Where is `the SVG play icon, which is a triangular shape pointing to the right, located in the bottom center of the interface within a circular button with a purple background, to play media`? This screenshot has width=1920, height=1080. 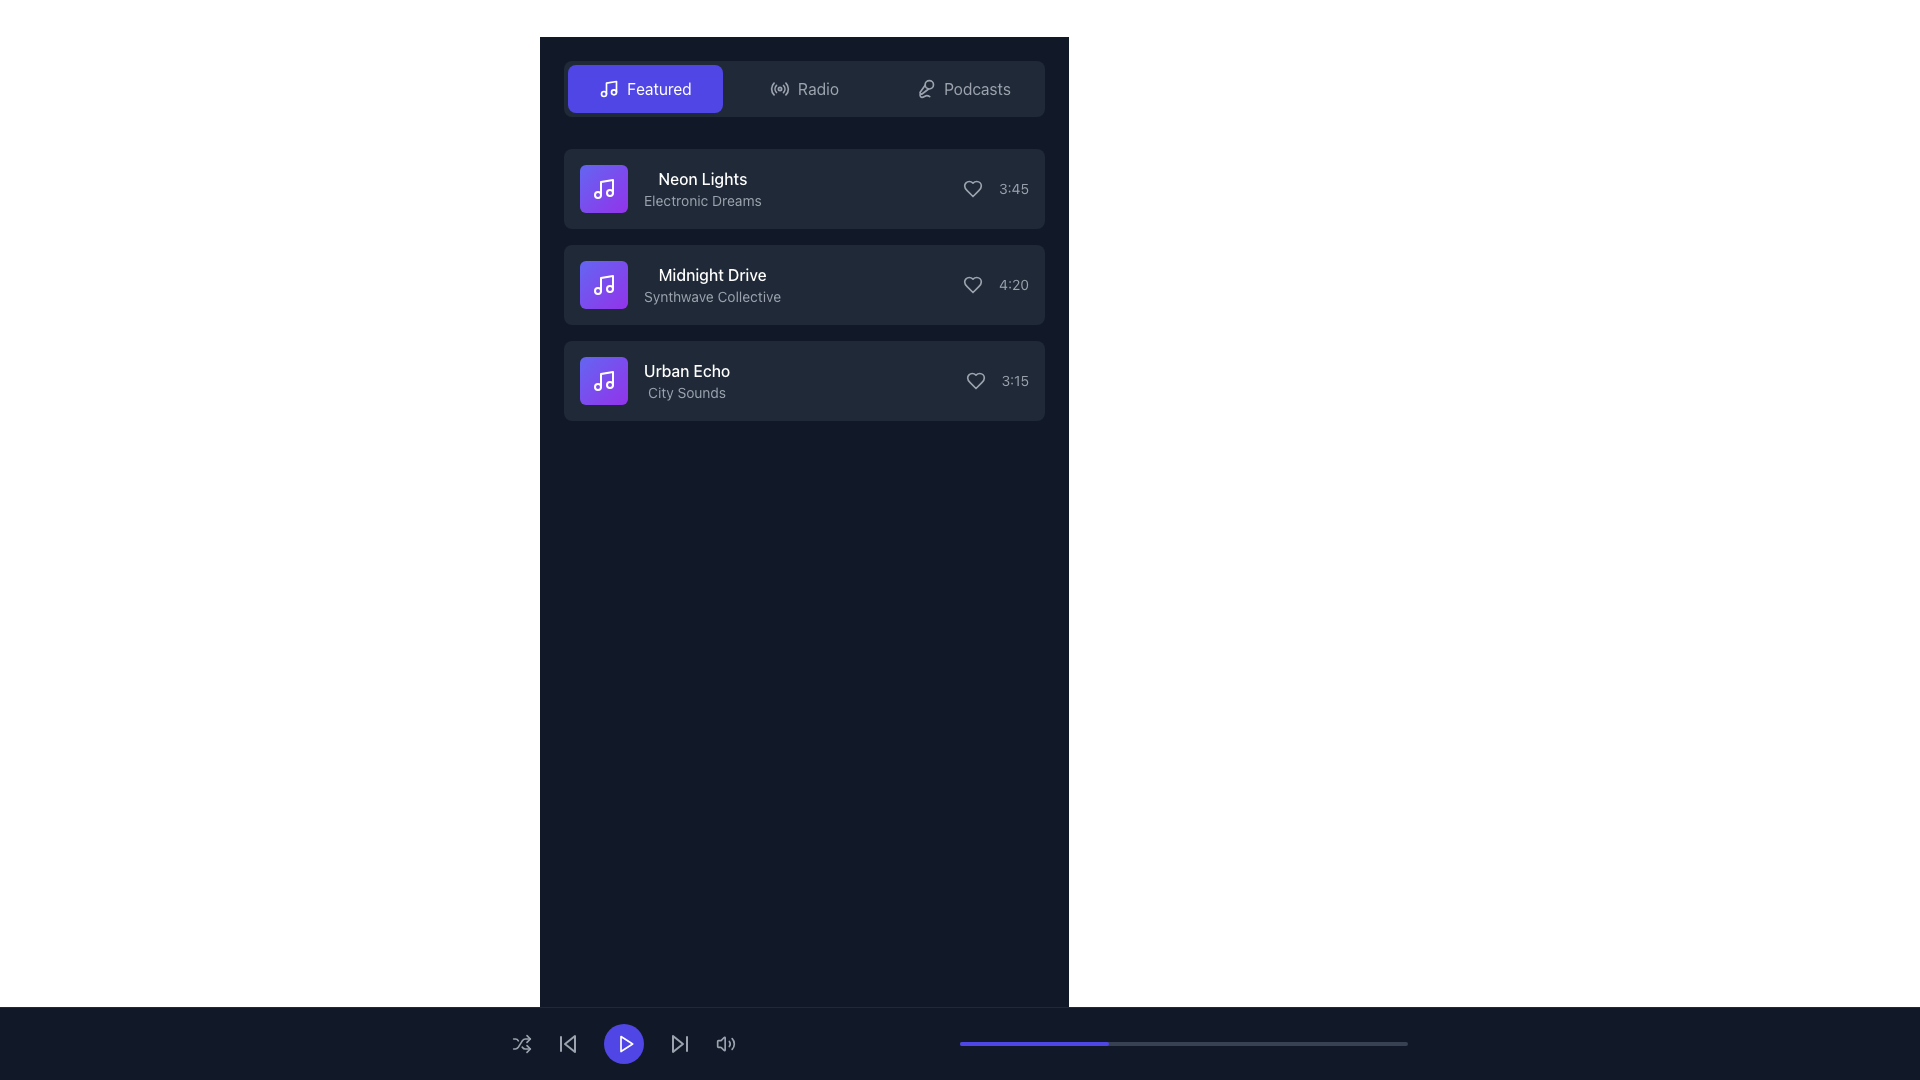
the SVG play icon, which is a triangular shape pointing to the right, located in the bottom center of the interface within a circular button with a purple background, to play media is located at coordinates (624, 1043).